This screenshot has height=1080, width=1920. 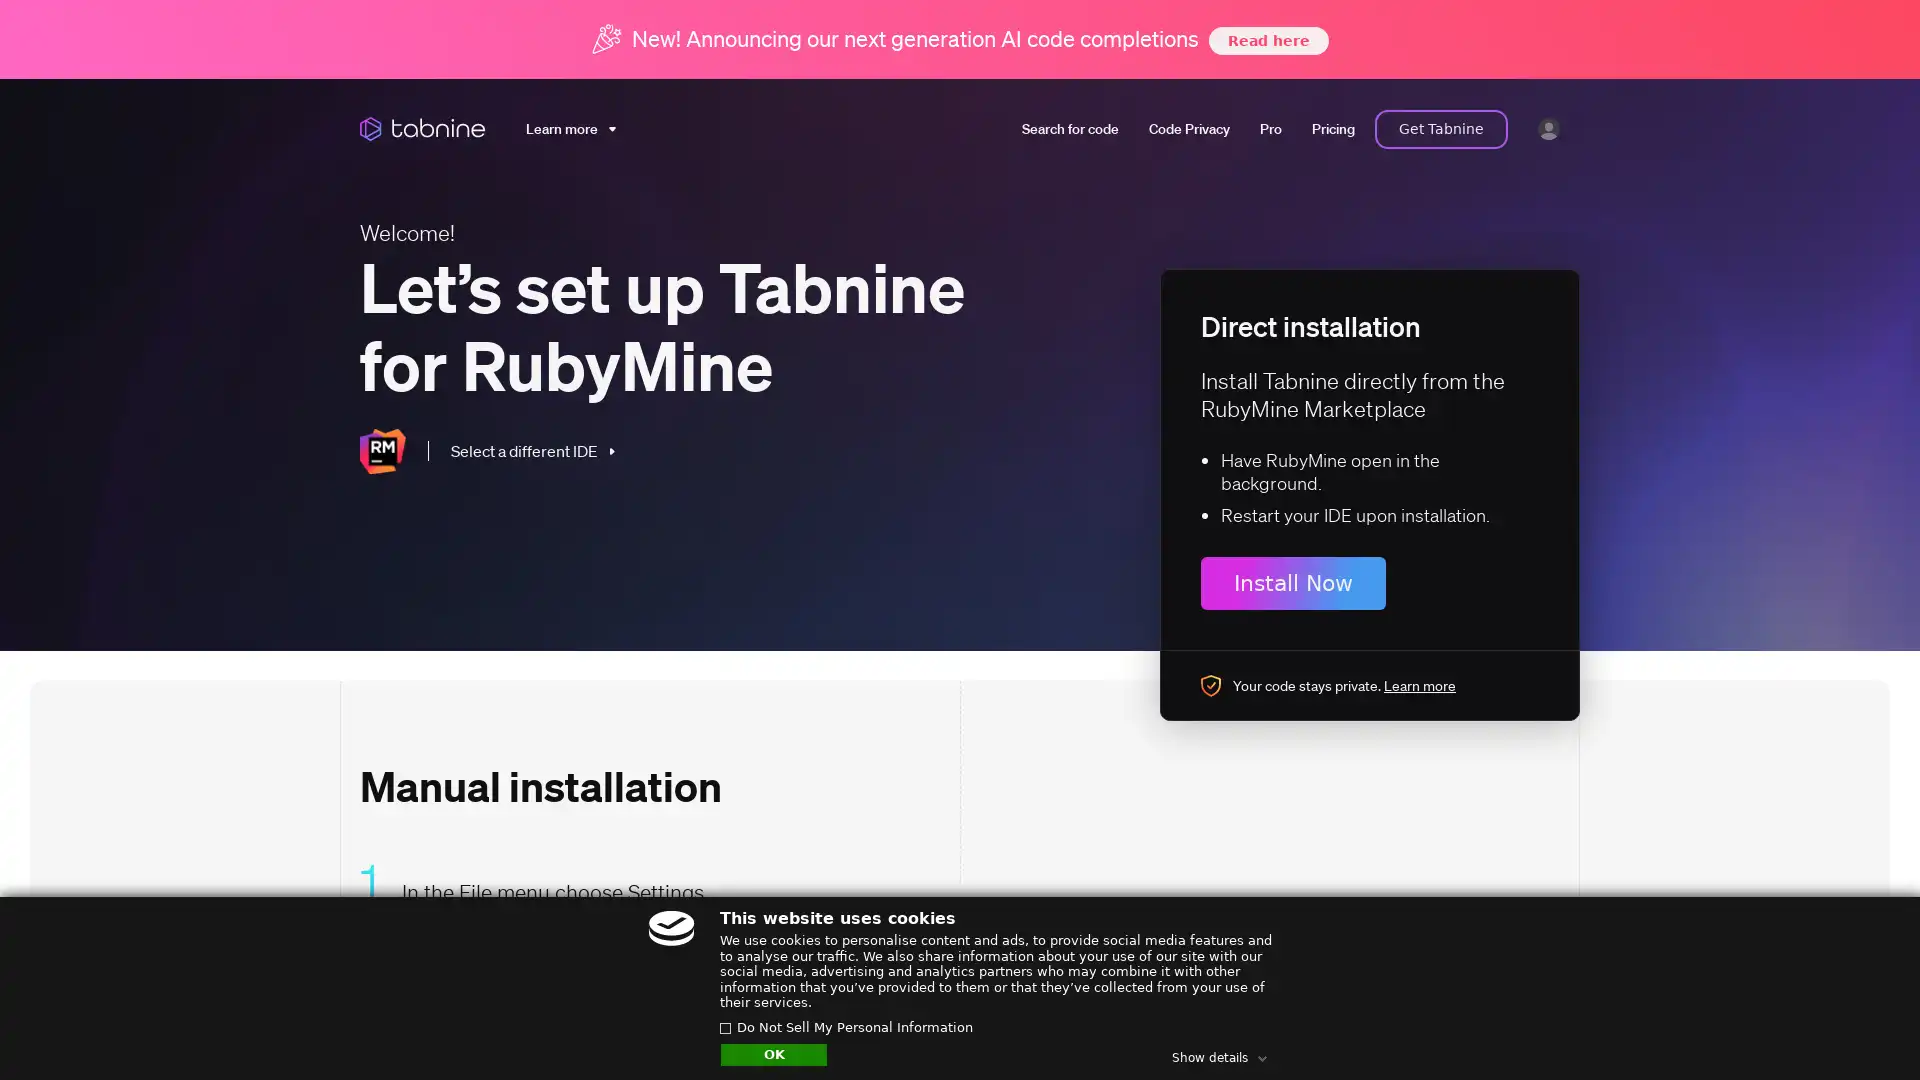 What do you see at coordinates (1815, 1003) in the screenshot?
I see `Dismiss Message` at bounding box center [1815, 1003].